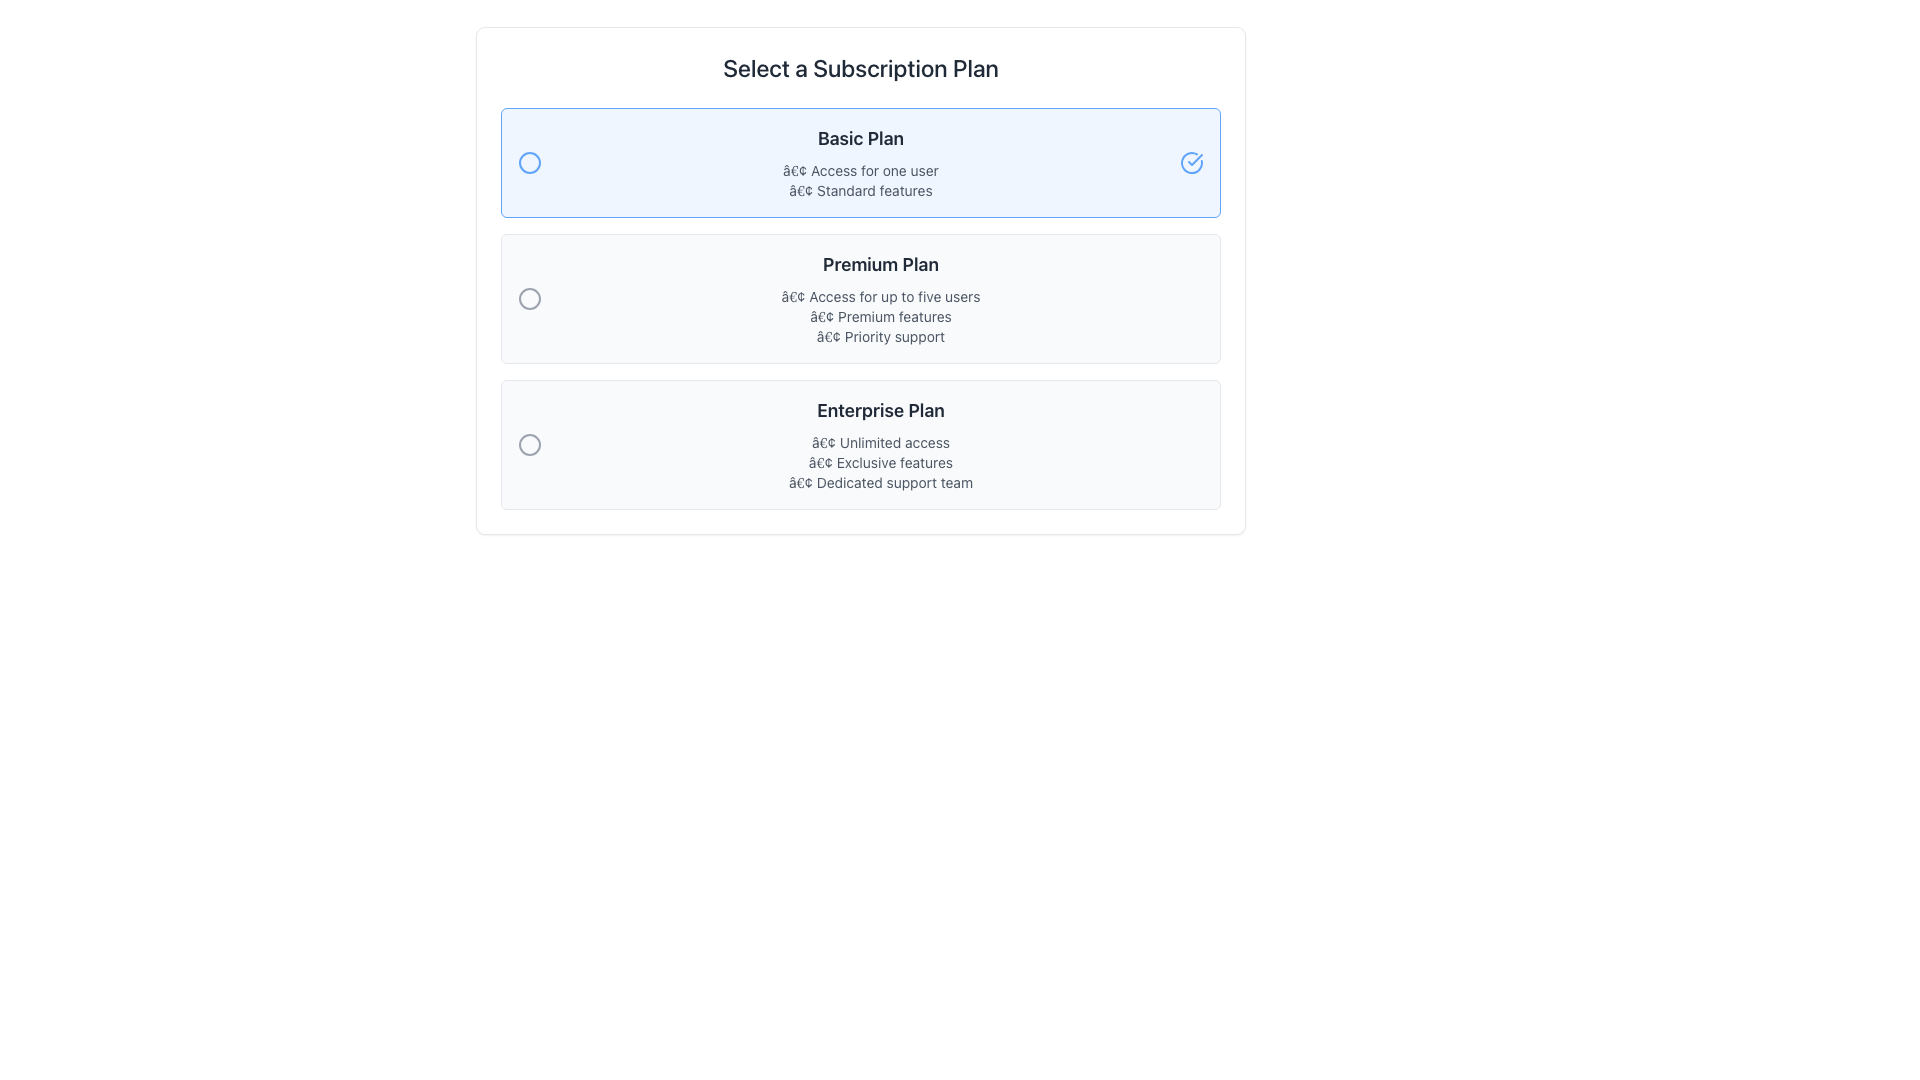 The width and height of the screenshot is (1920, 1080). I want to click on the informational text group that details the features of the 'Premium Plan', which is centrally located below the 'Basic Plan' and above the 'Enterprise Plan' in the subscription plan cards, so click(880, 299).